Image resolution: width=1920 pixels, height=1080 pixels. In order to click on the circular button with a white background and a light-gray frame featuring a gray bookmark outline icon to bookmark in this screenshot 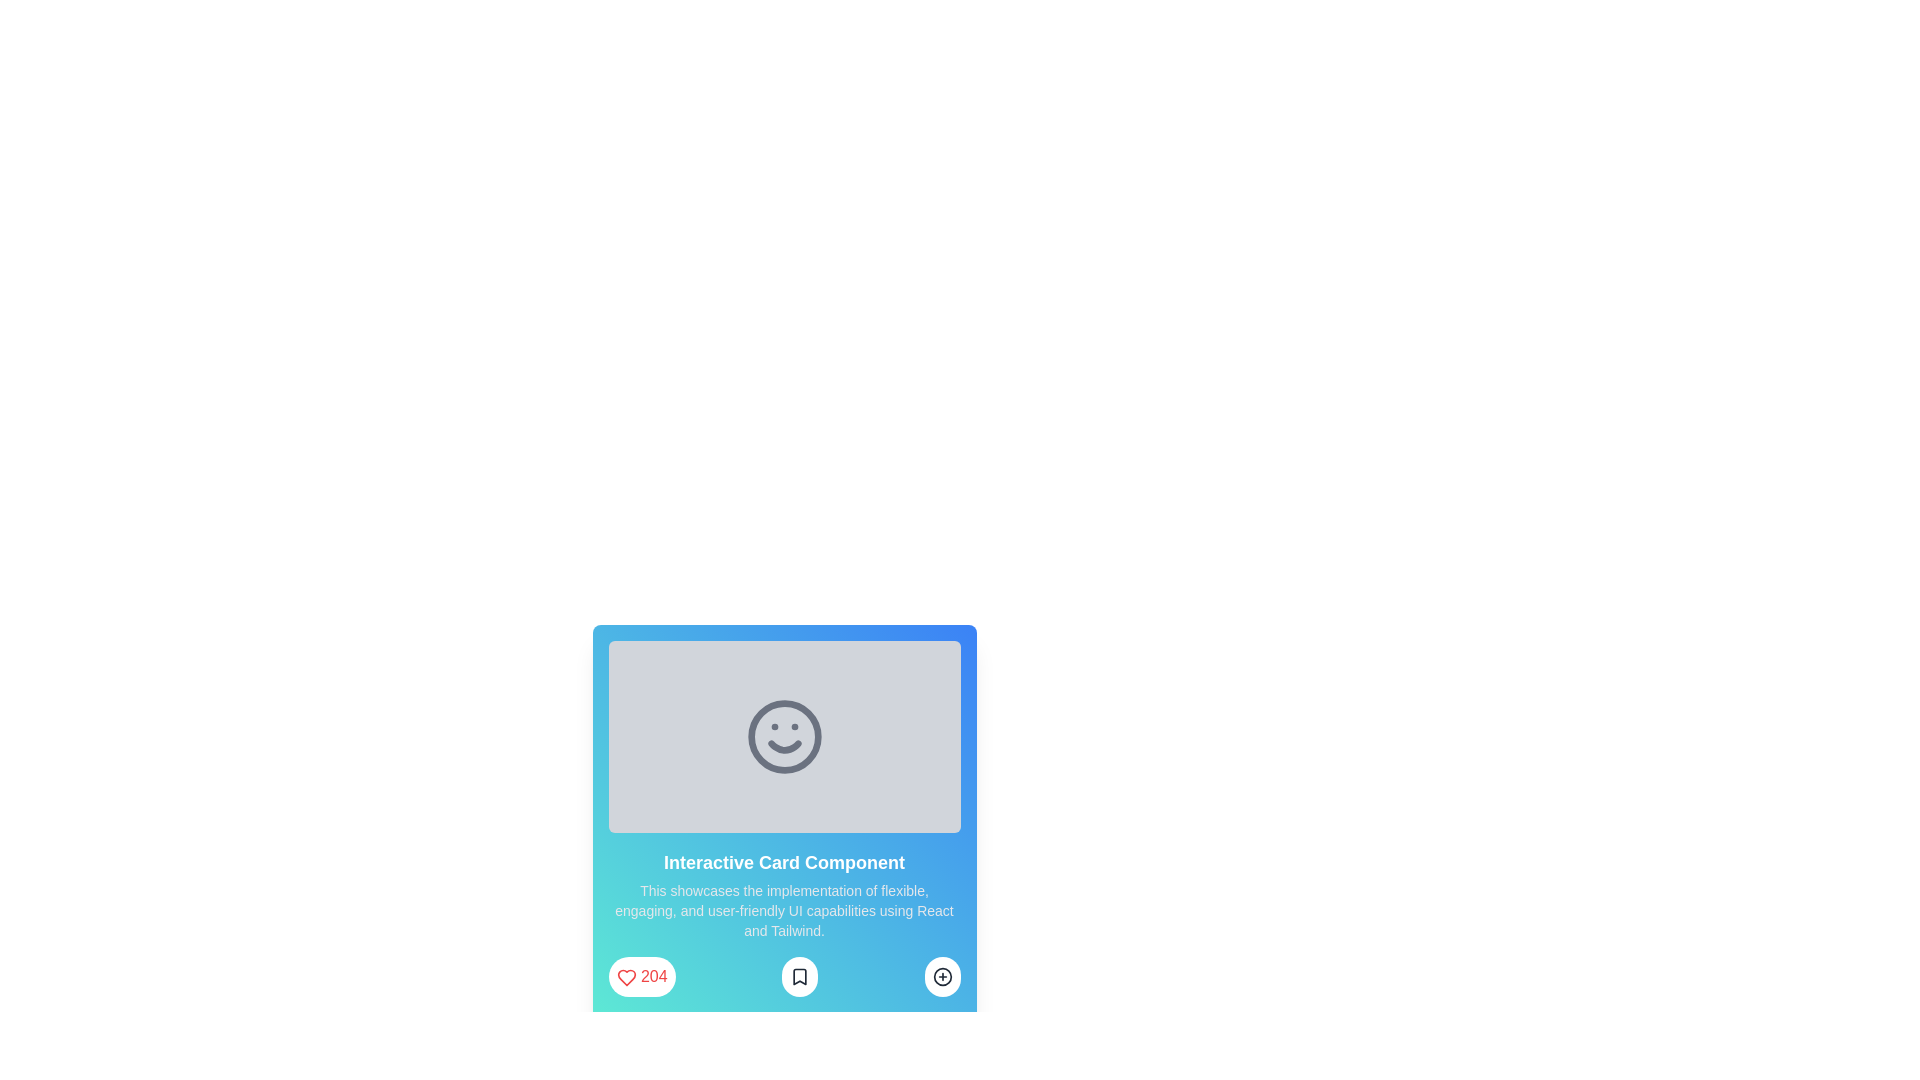, I will do `click(800, 975)`.